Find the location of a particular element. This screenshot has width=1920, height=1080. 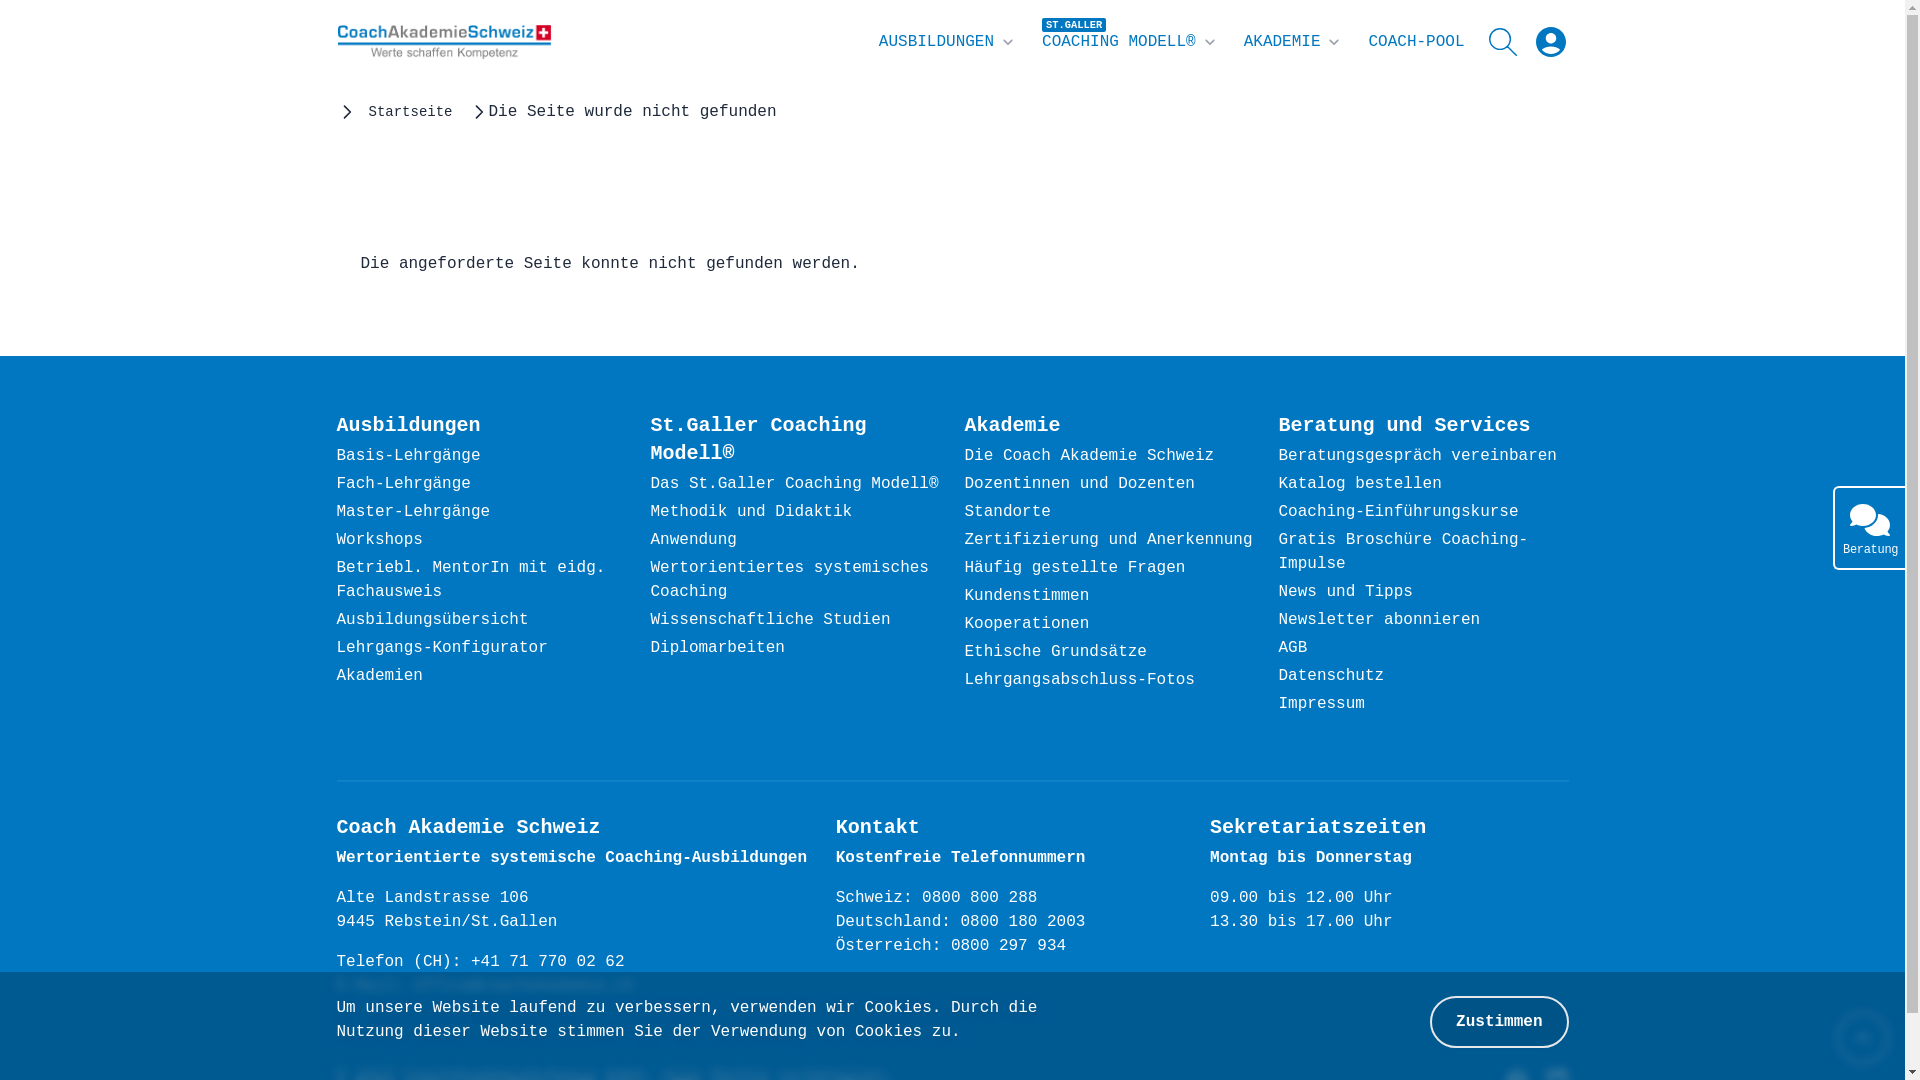

'MyCAS-Login' is located at coordinates (1549, 42).